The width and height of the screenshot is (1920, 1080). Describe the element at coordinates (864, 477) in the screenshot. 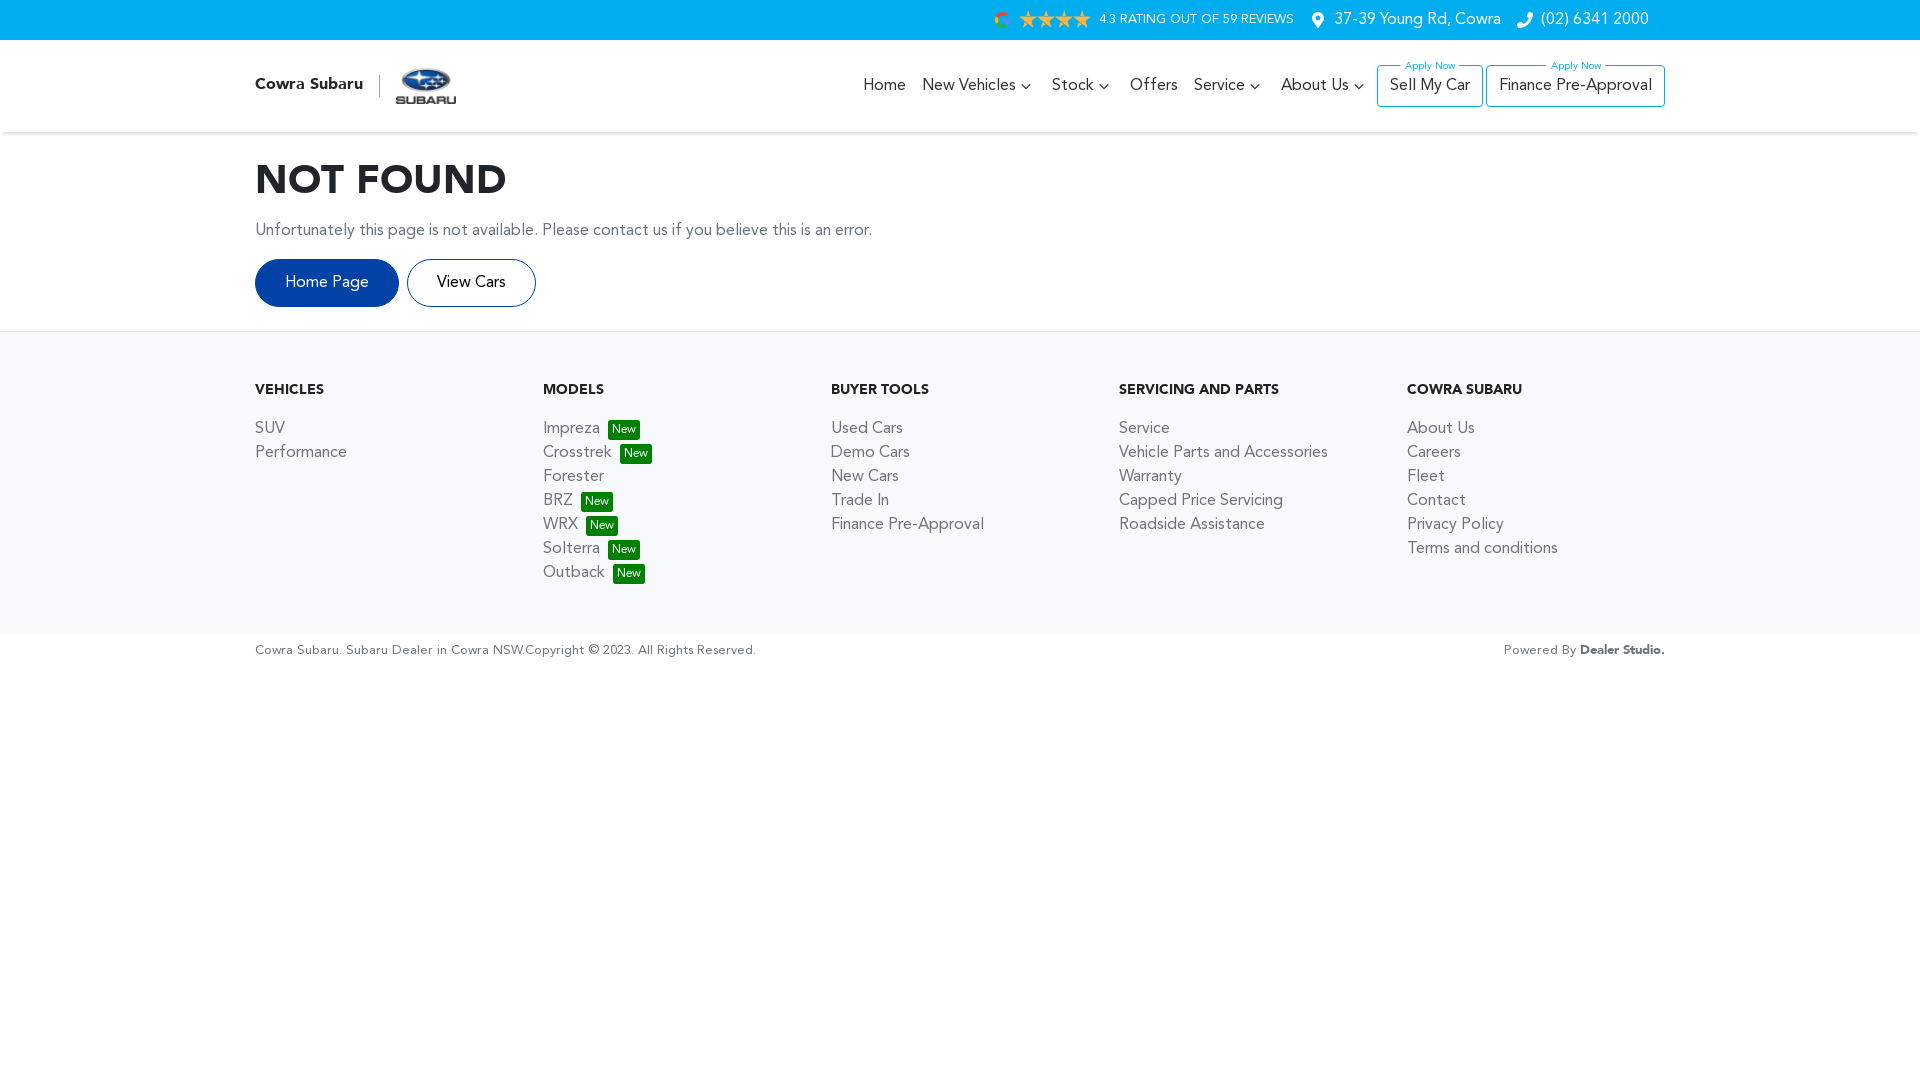

I see `'New Cars'` at that location.